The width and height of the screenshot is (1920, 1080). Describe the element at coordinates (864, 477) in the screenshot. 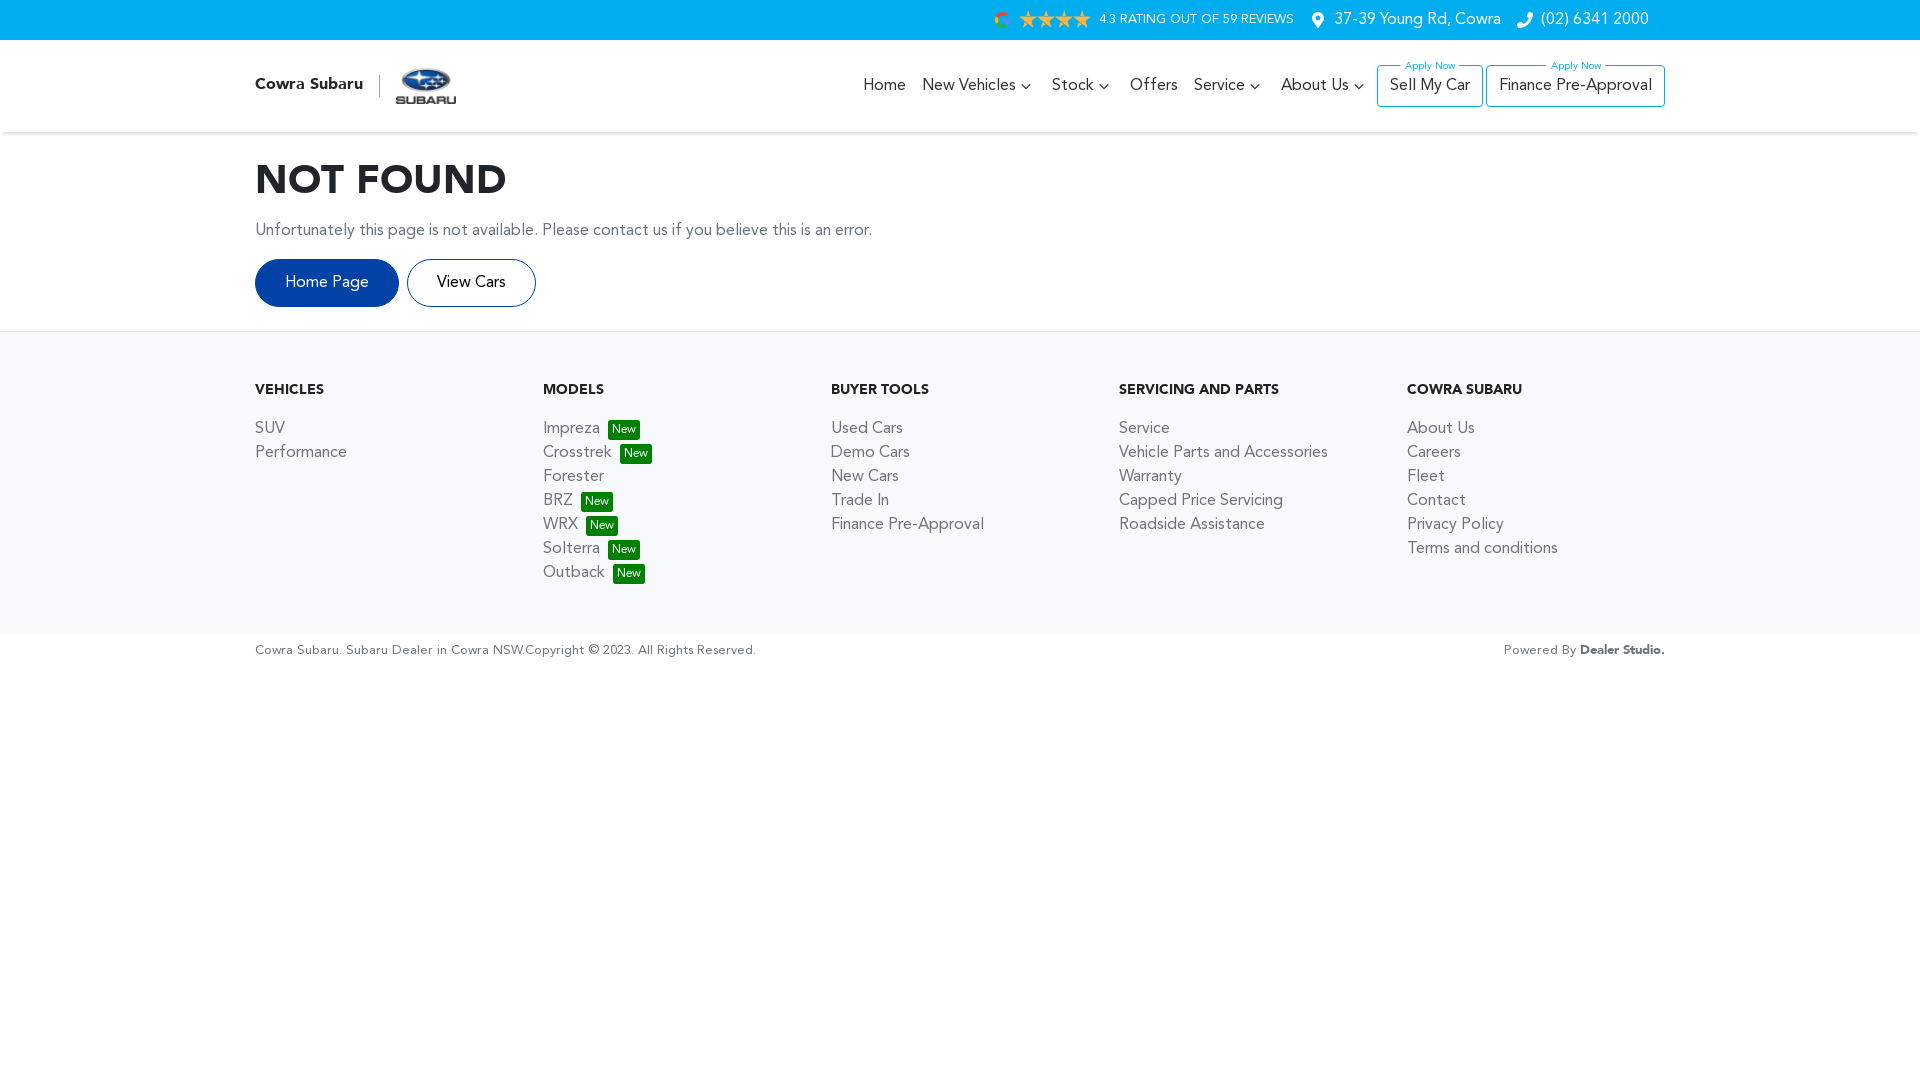

I see `'New Cars'` at that location.